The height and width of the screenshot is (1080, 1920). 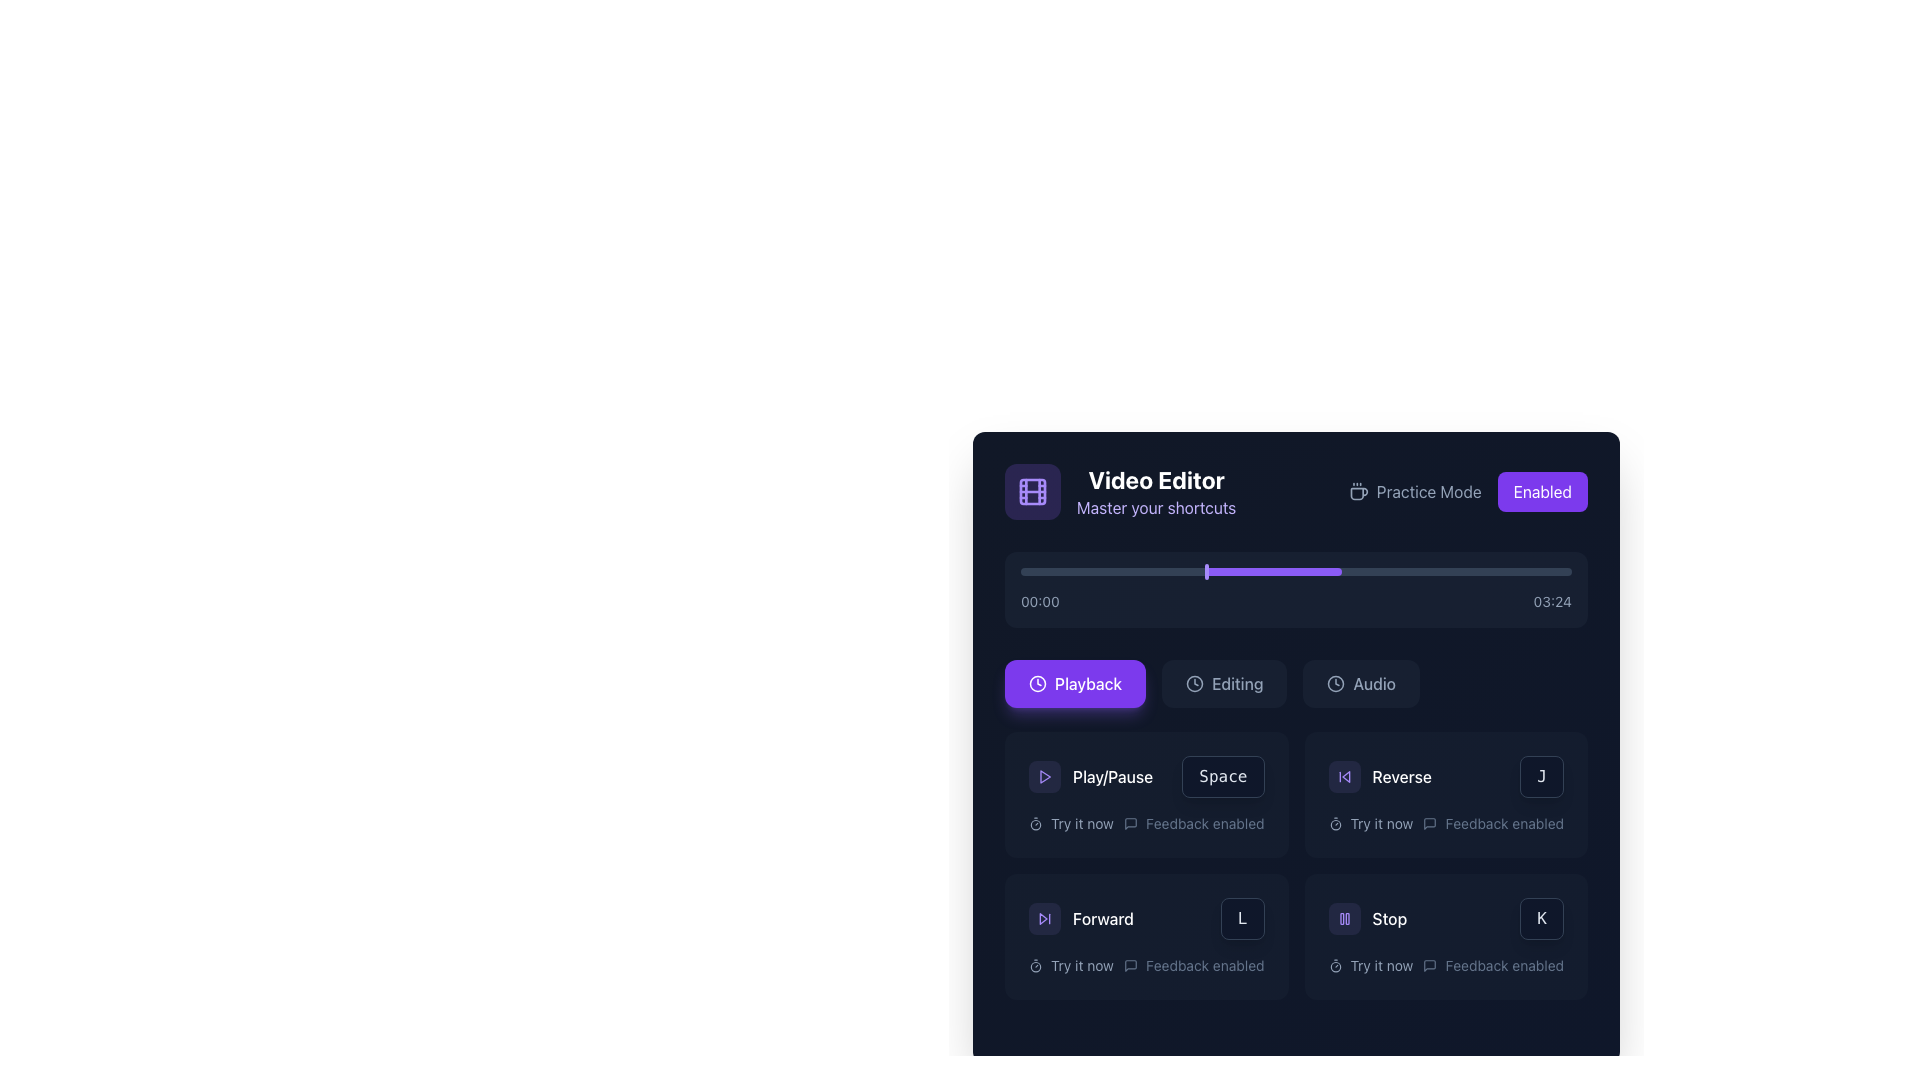 What do you see at coordinates (1358, 492) in the screenshot?
I see `the coffee cup icon that symbolizes breaks, located in the toolbar next to 'Practice Mode'` at bounding box center [1358, 492].